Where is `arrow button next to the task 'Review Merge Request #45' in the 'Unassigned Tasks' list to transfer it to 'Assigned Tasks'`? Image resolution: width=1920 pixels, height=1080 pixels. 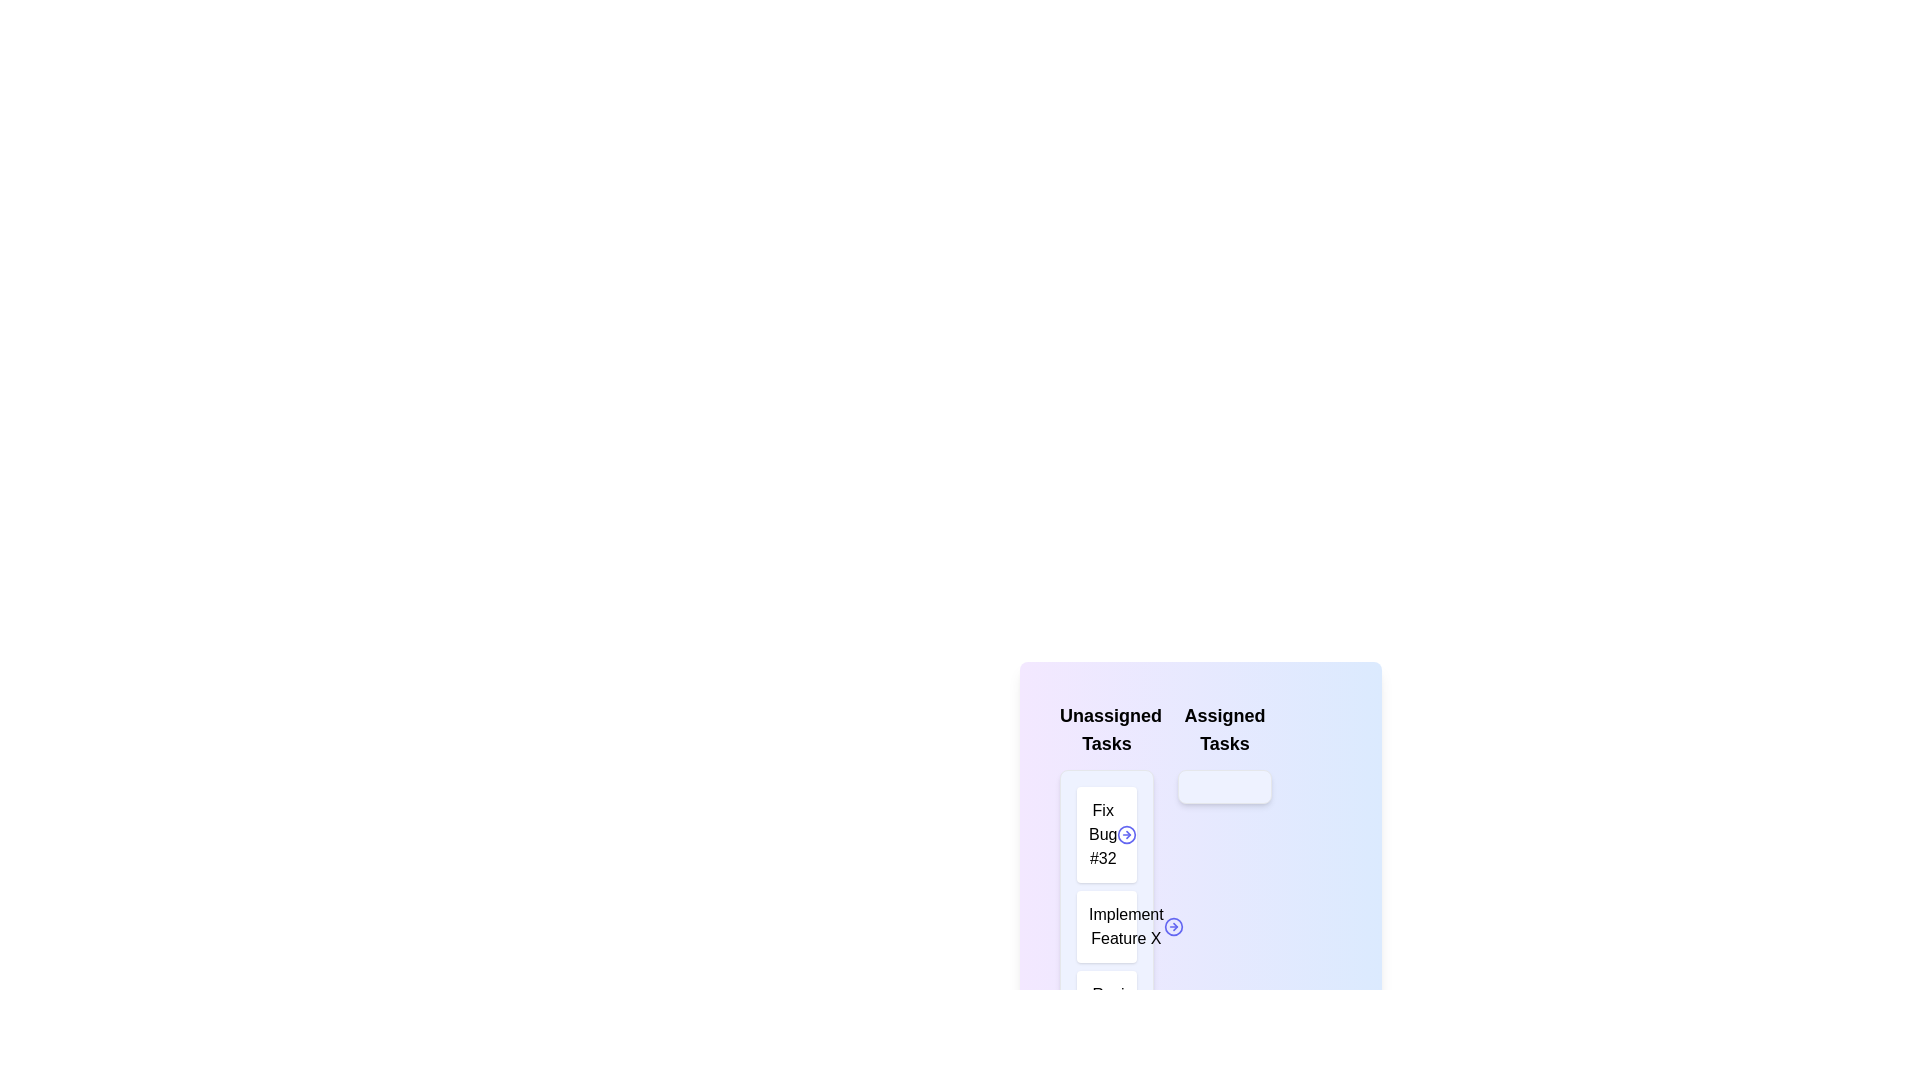 arrow button next to the task 'Review Merge Request #45' in the 'Unassigned Tasks' list to transfer it to 'Assigned Tasks' is located at coordinates (1158, 1030).